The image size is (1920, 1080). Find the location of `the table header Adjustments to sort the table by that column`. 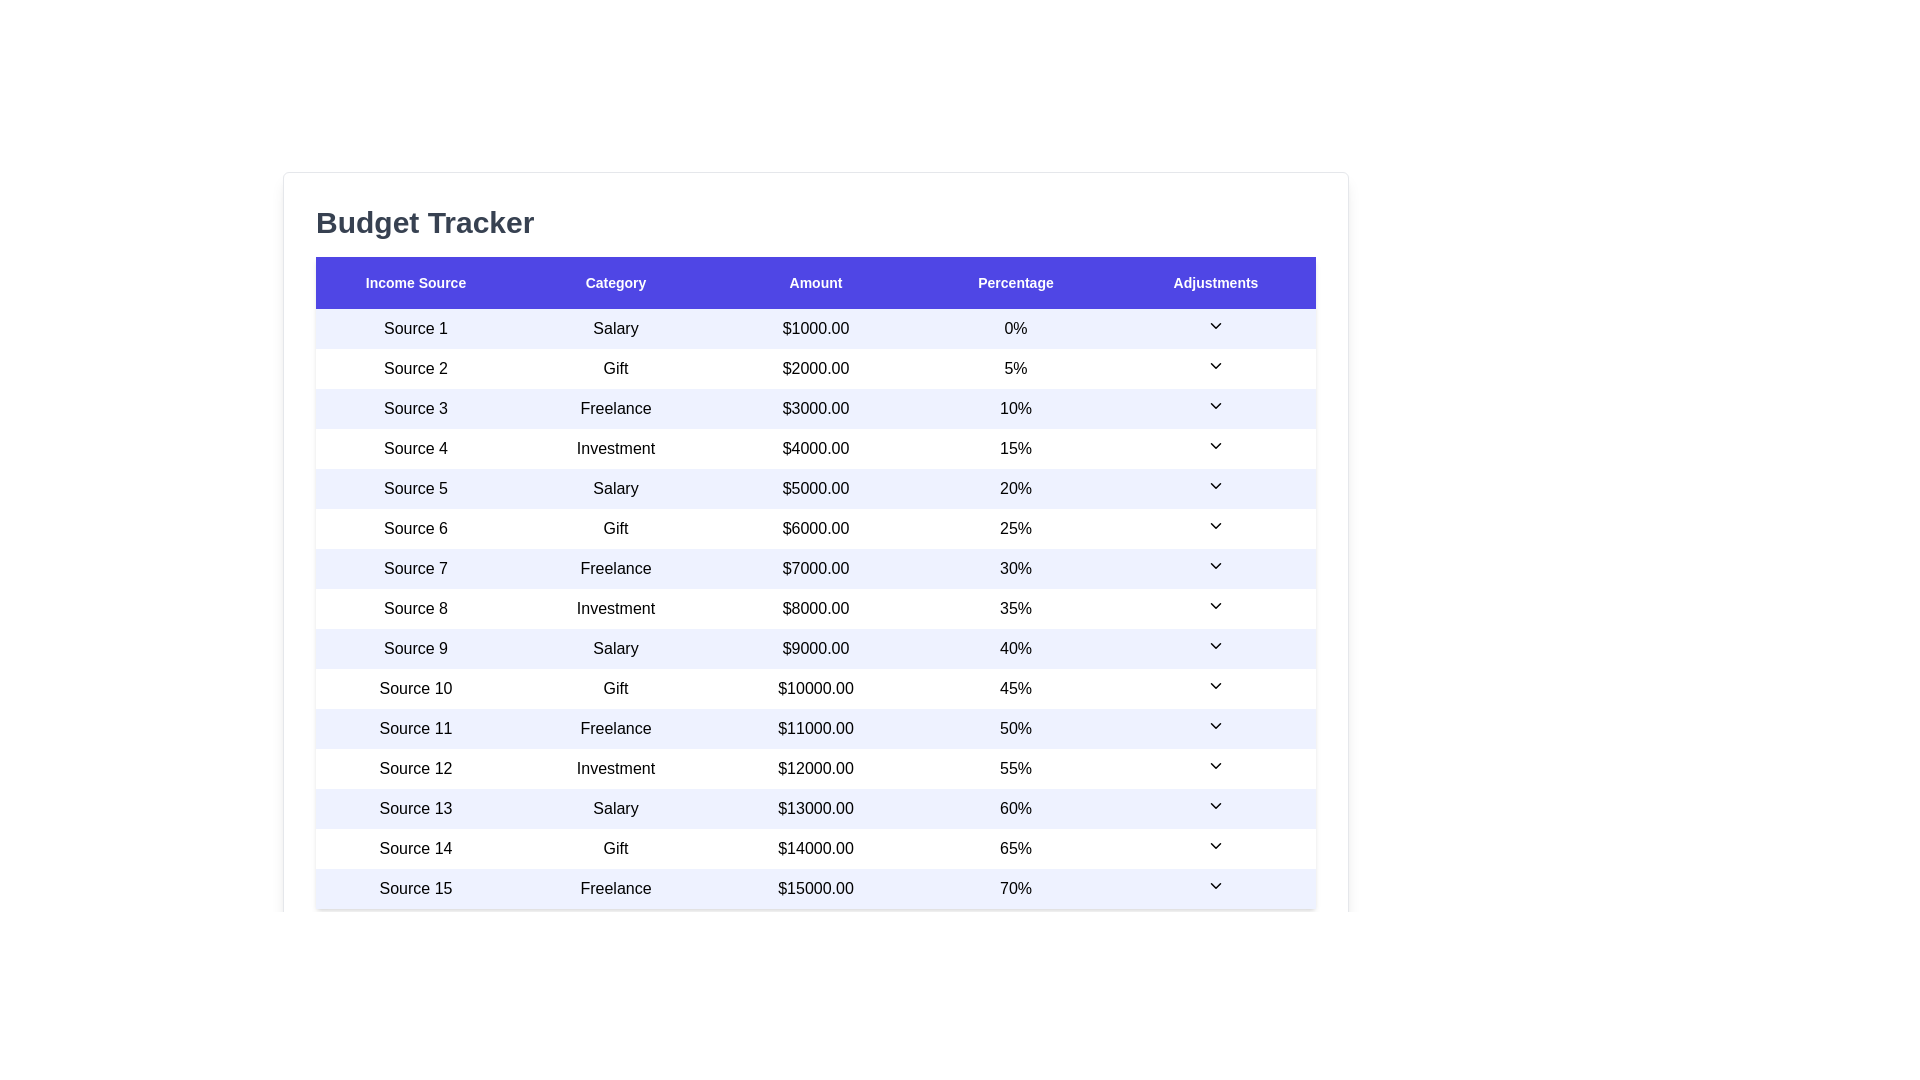

the table header Adjustments to sort the table by that column is located at coordinates (1214, 282).